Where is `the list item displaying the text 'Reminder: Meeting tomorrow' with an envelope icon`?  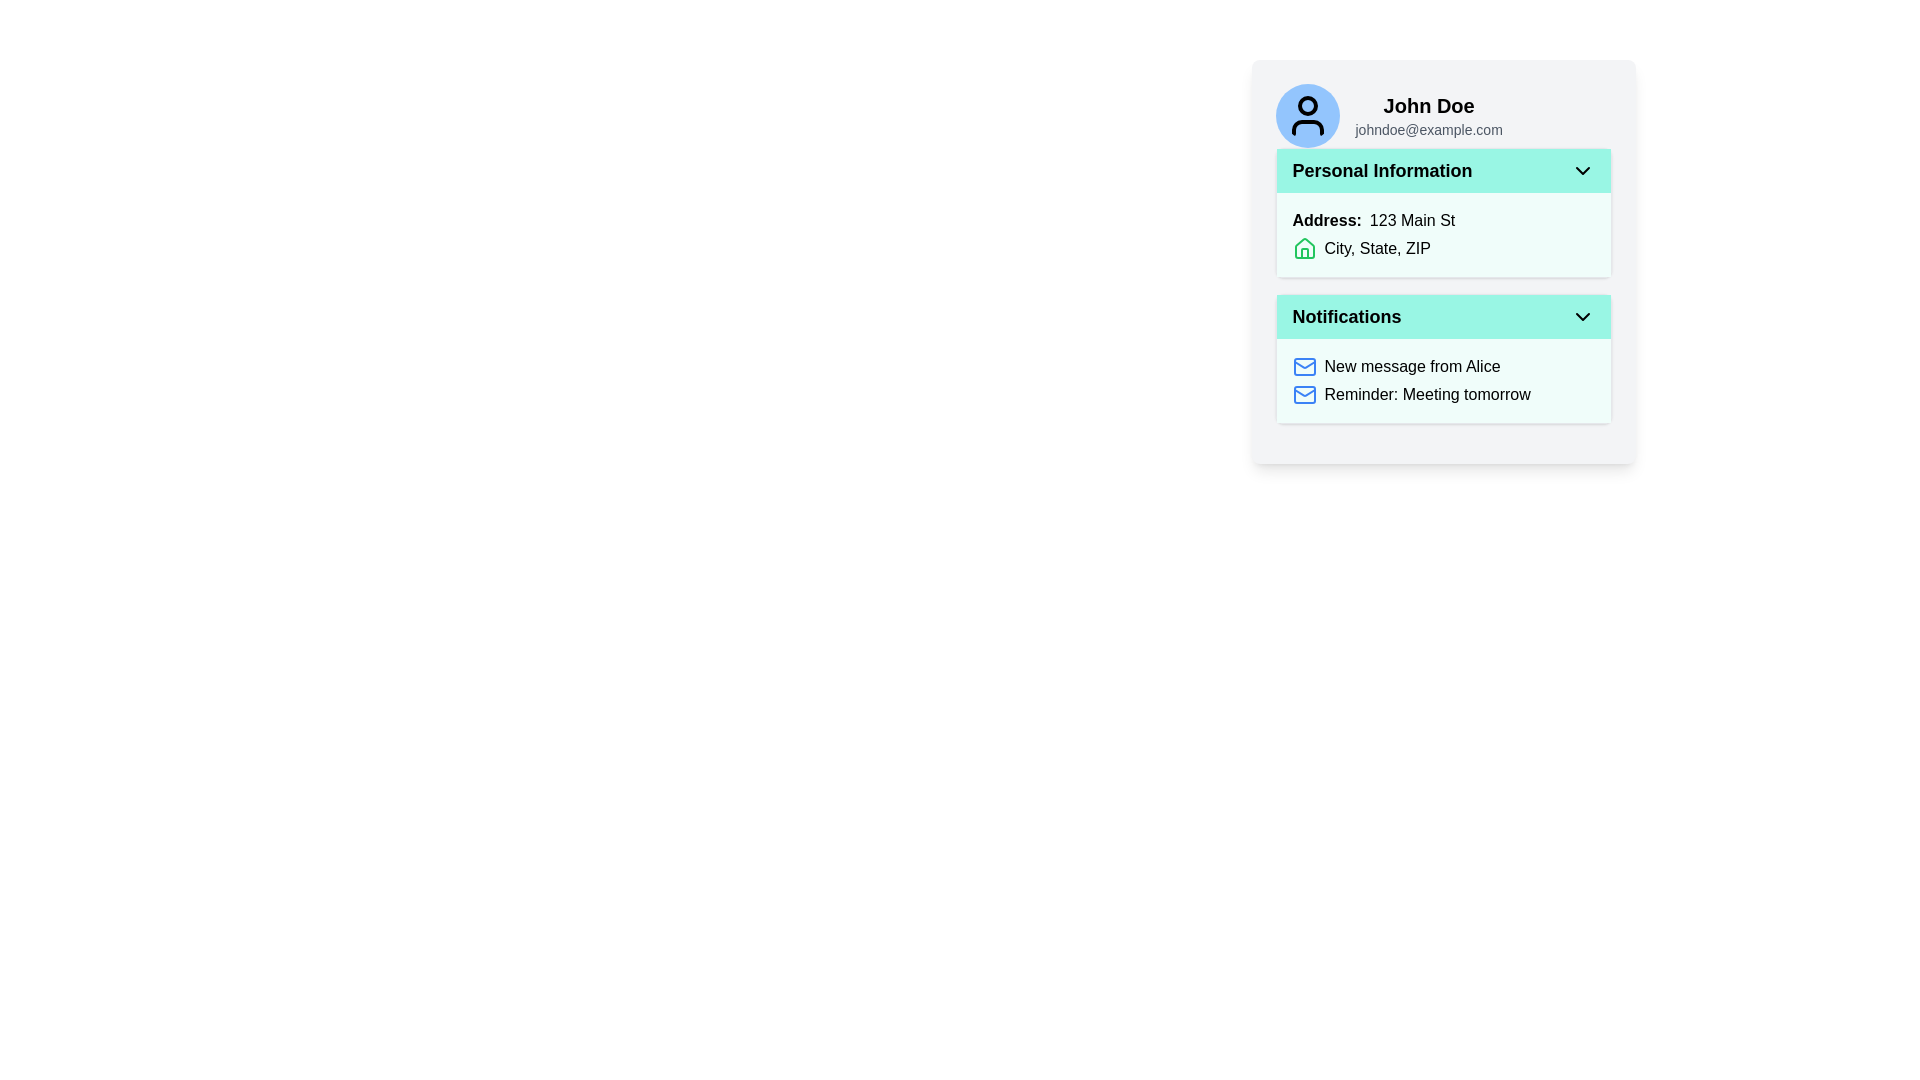
the list item displaying the text 'Reminder: Meeting tomorrow' with an envelope icon is located at coordinates (1443, 394).